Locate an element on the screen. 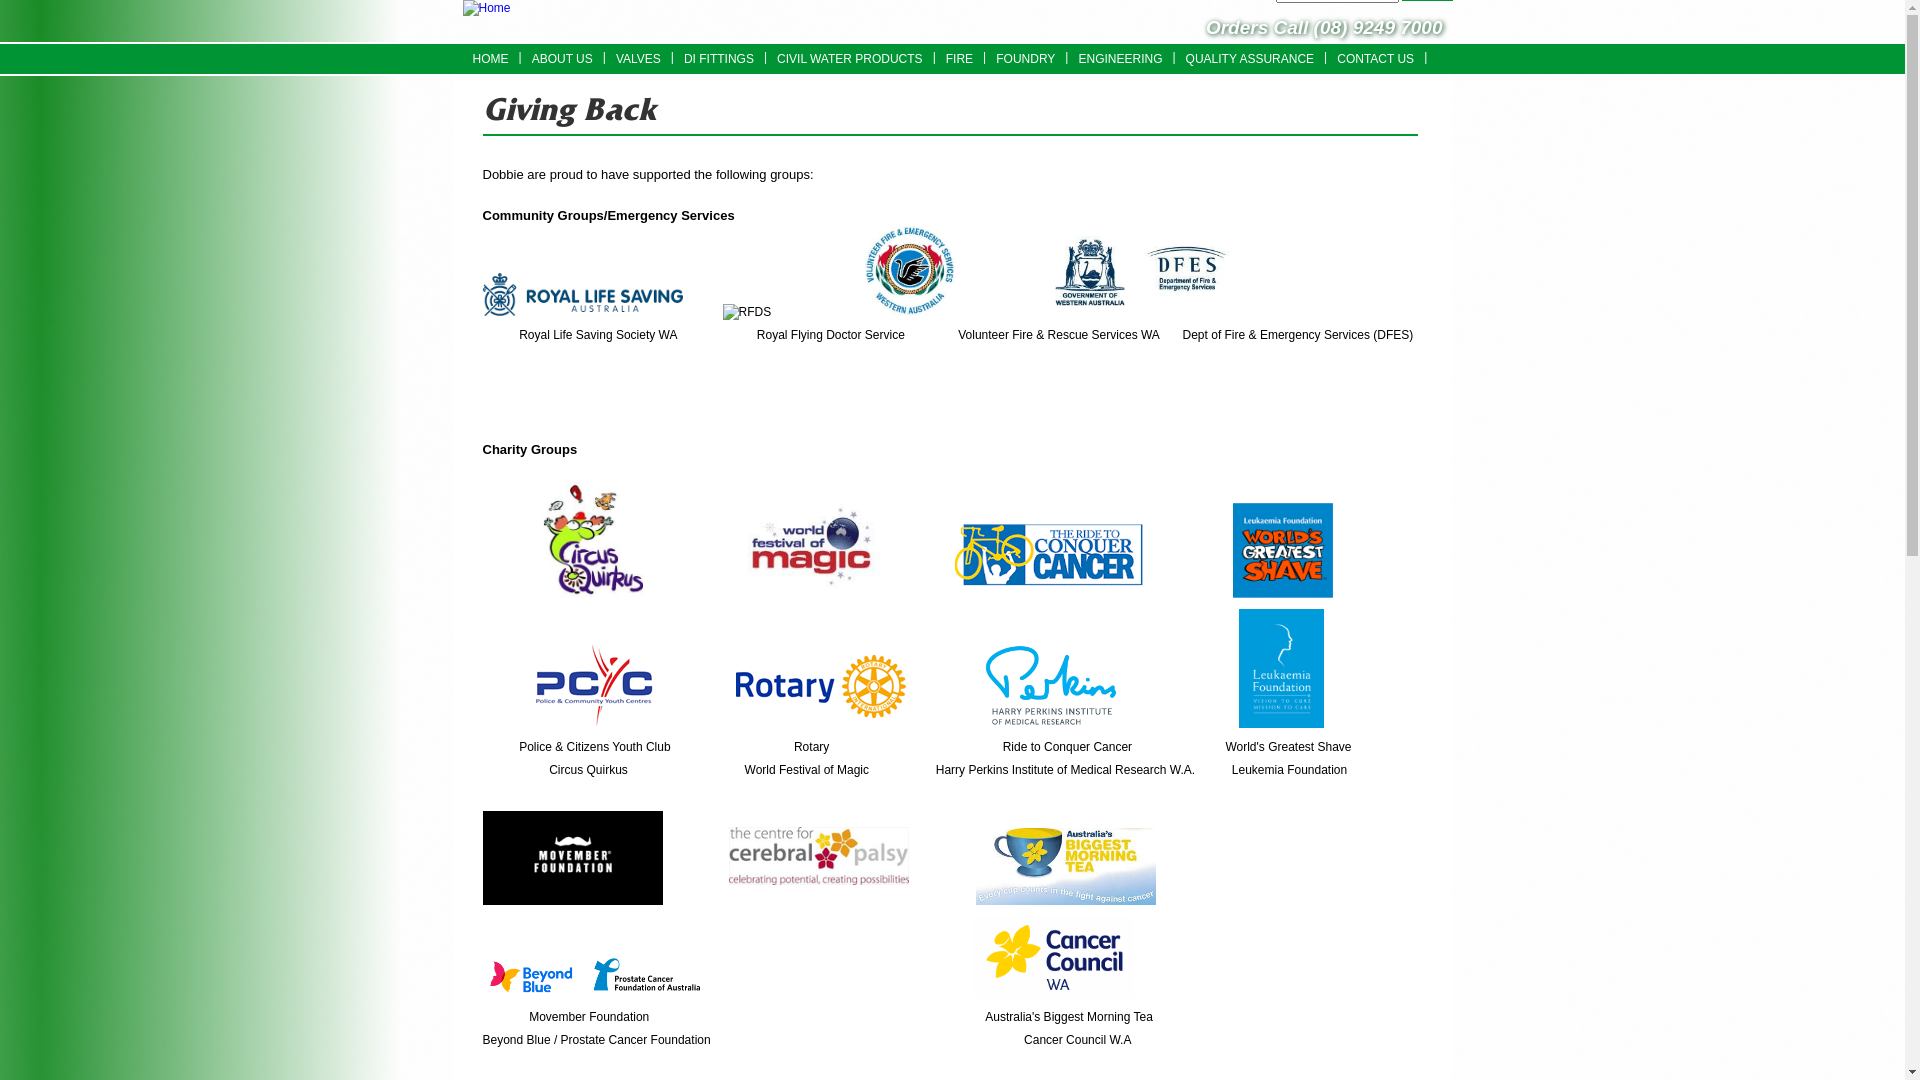  'Morning Tea' is located at coordinates (1064, 865).